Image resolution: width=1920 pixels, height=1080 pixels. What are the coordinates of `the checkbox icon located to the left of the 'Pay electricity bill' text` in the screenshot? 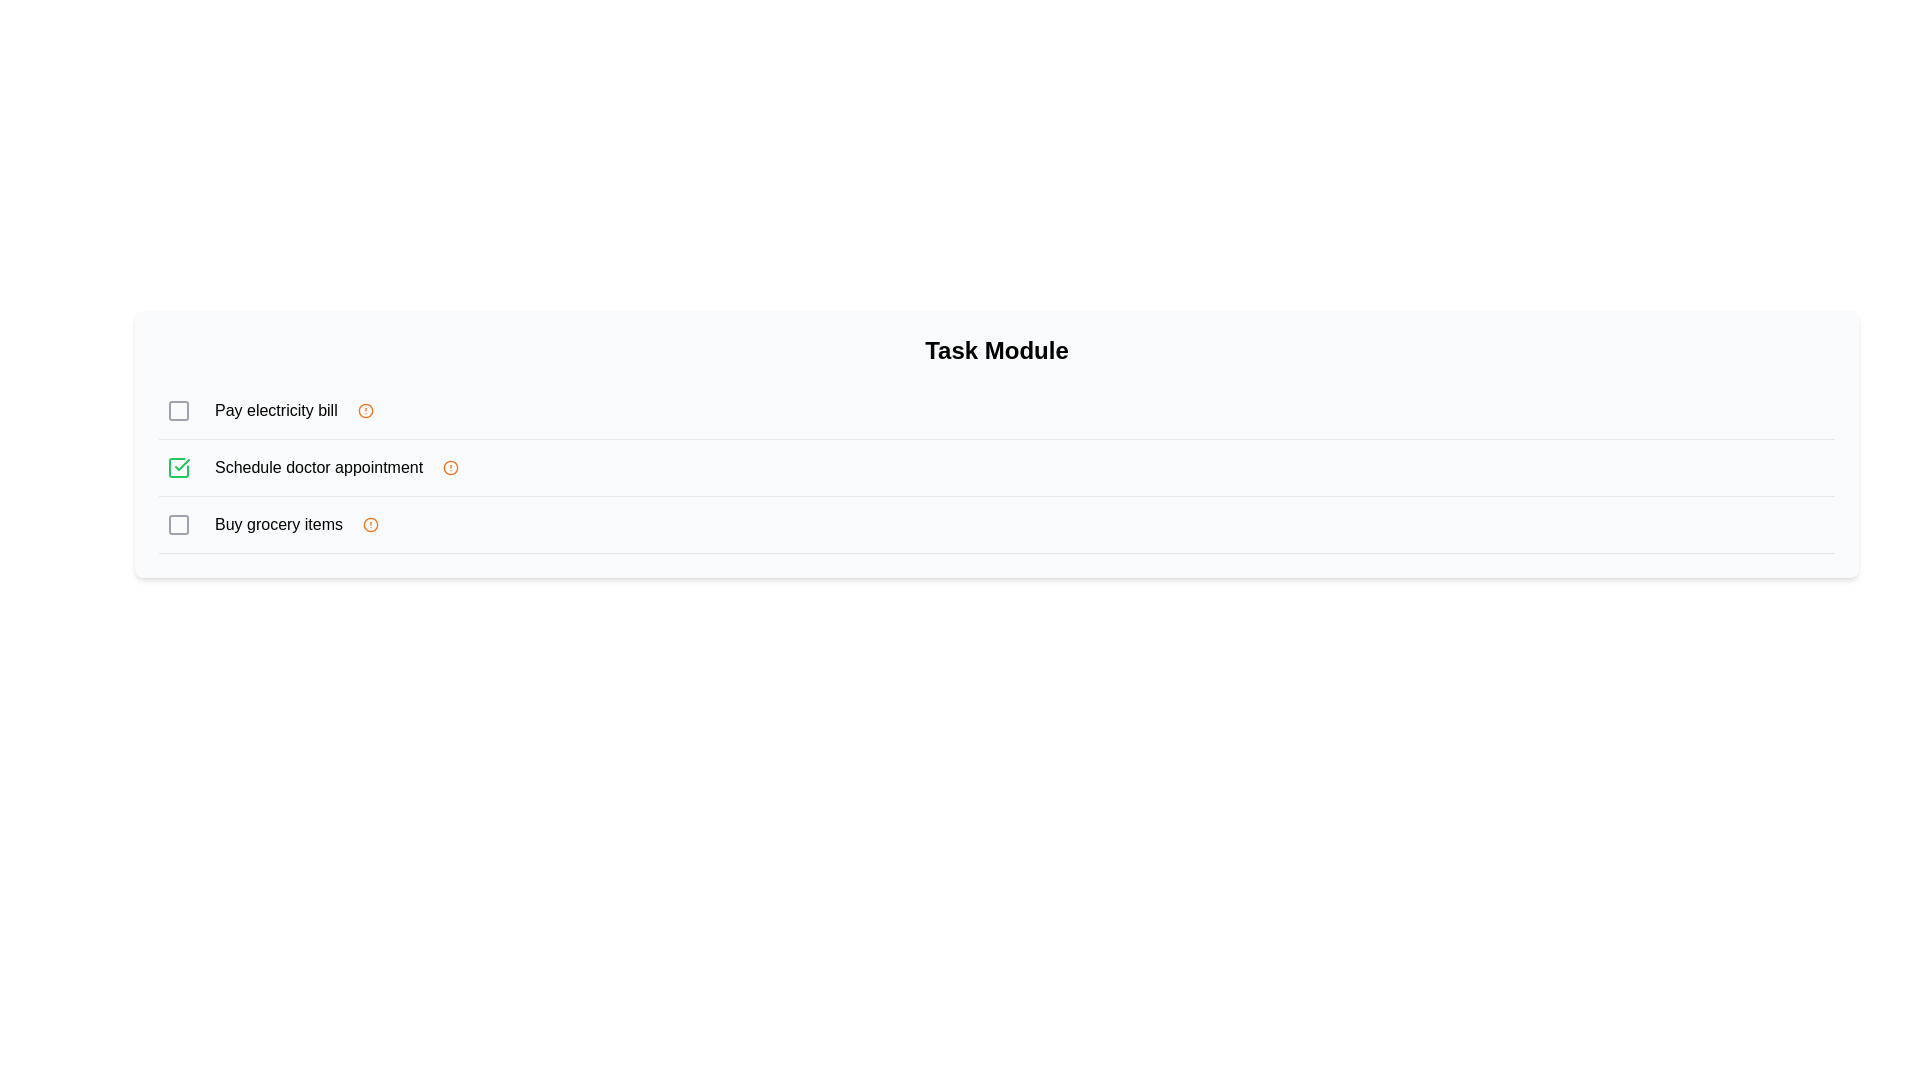 It's located at (178, 410).